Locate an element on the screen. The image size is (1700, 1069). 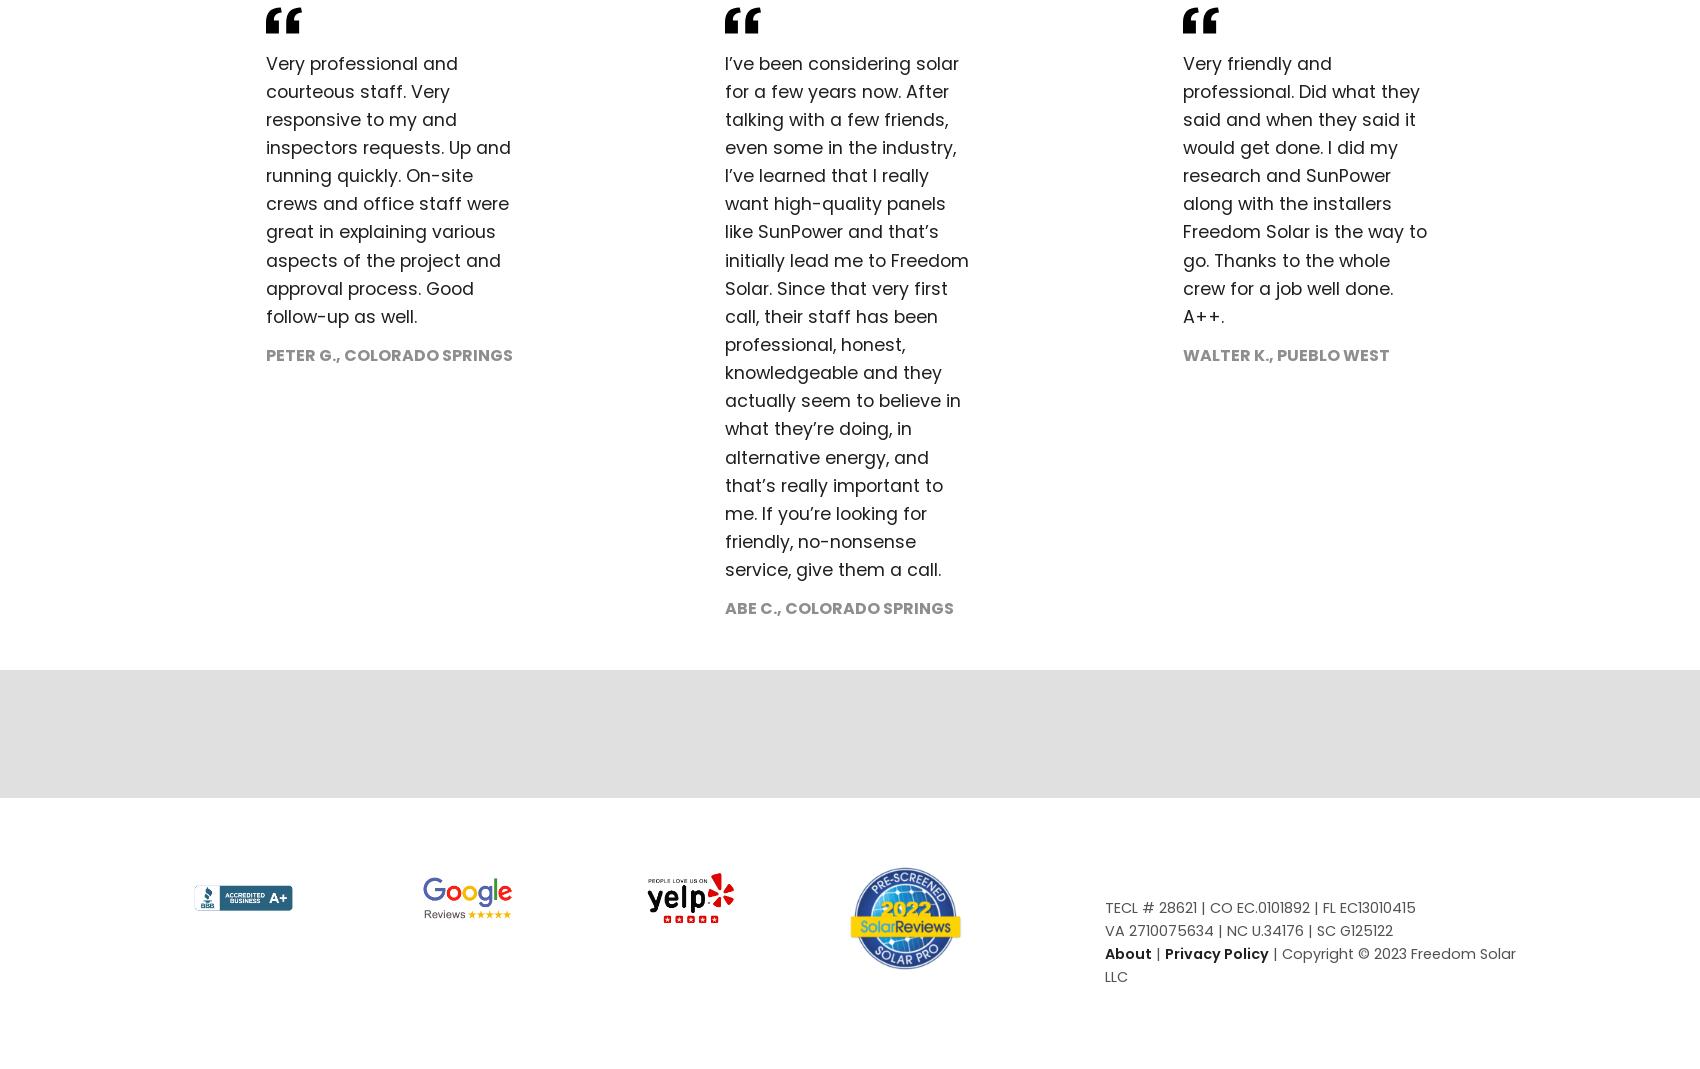
'Abe C., Colorado Springs' is located at coordinates (837, 608).